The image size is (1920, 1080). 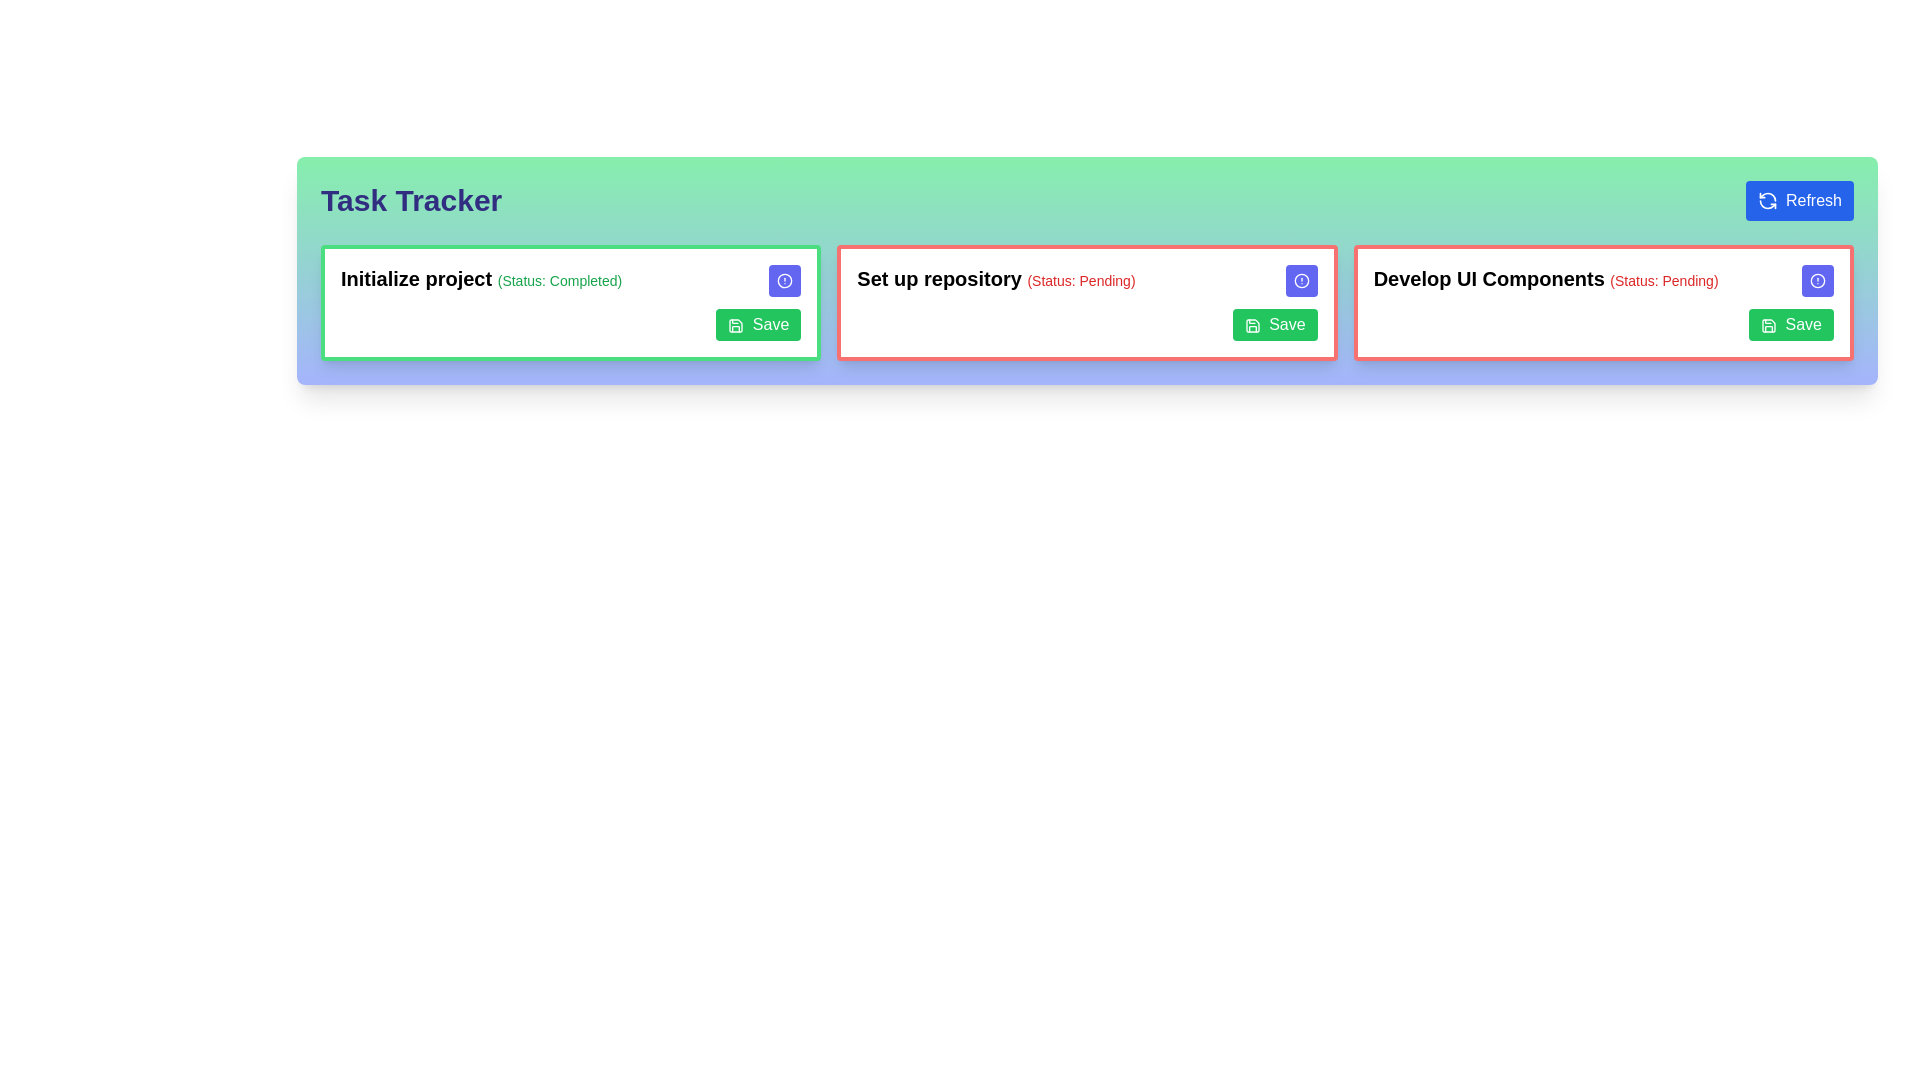 What do you see at coordinates (1818, 281) in the screenshot?
I see `the circular graphical icon element located in the top-right corner of the 'Develop UI Components (Status: Pending)' task card` at bounding box center [1818, 281].